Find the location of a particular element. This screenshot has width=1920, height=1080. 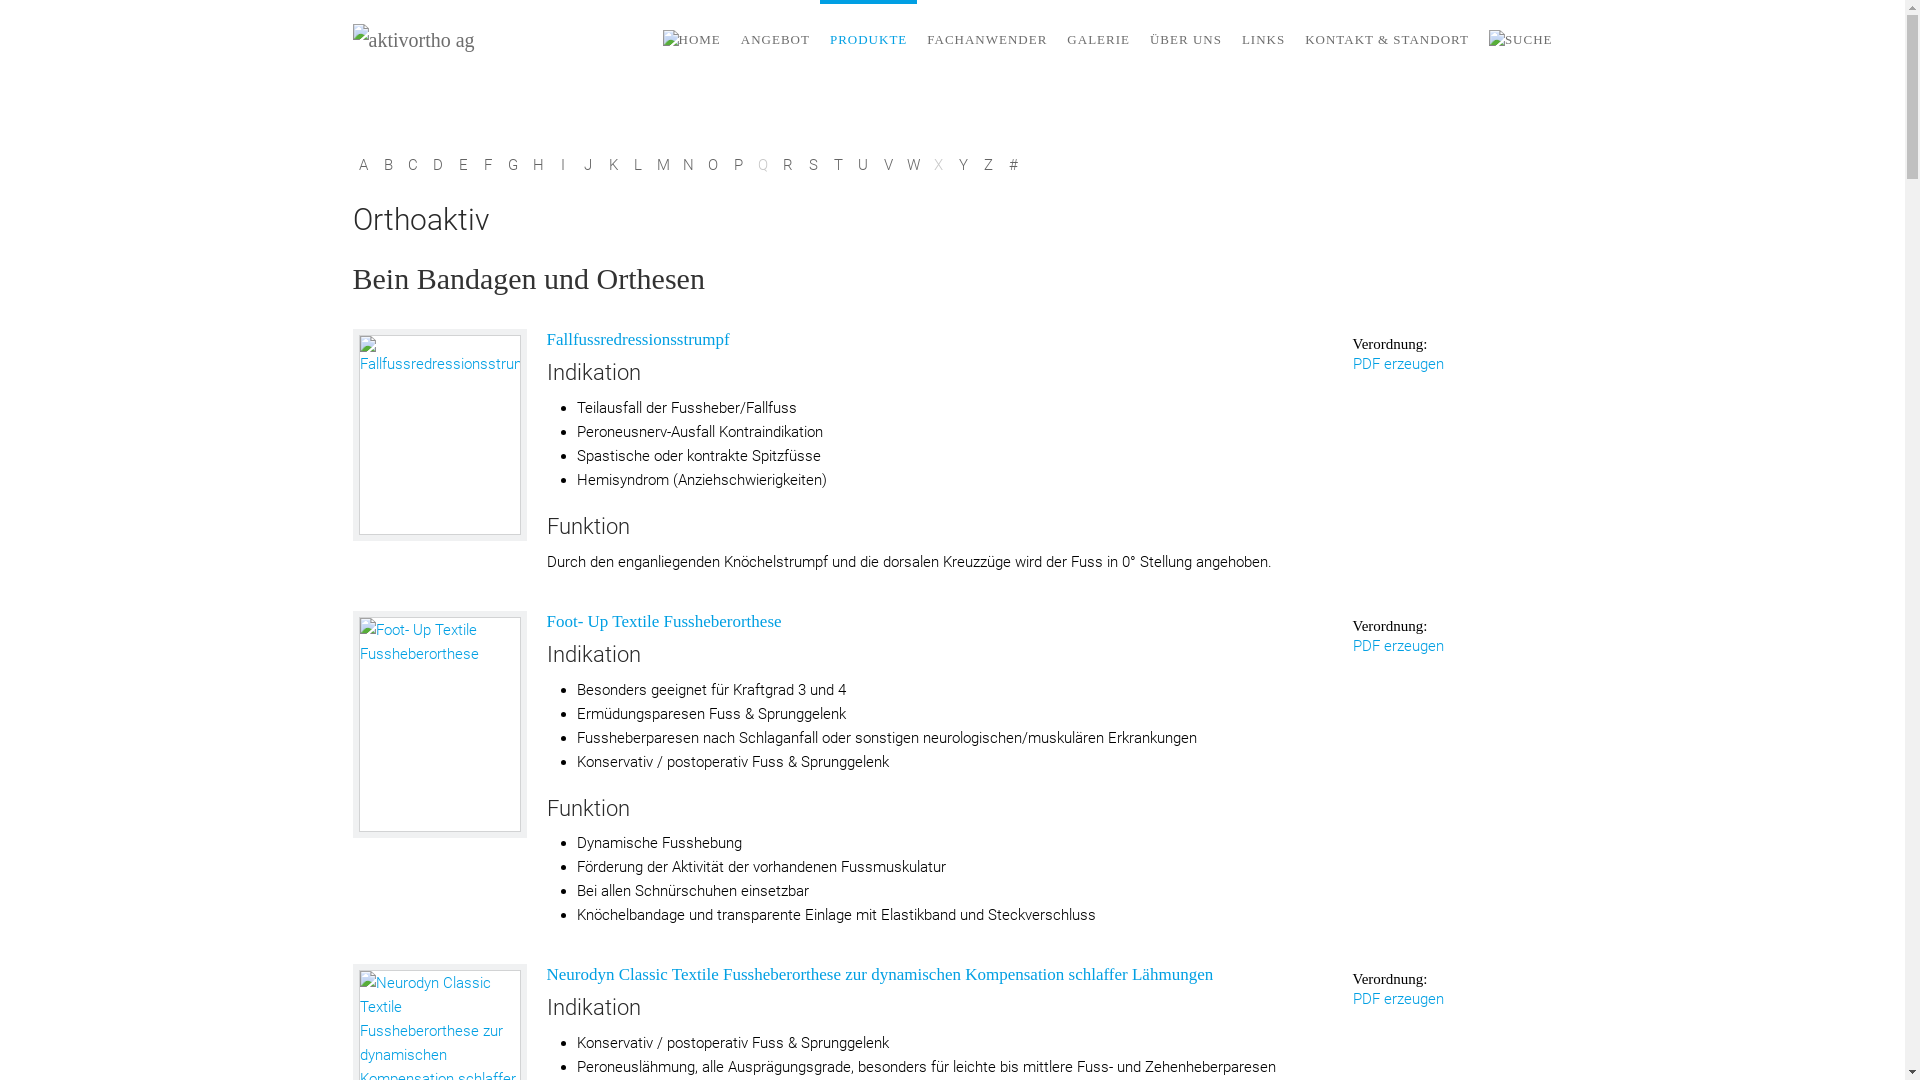

'N' is located at coordinates (677, 164).